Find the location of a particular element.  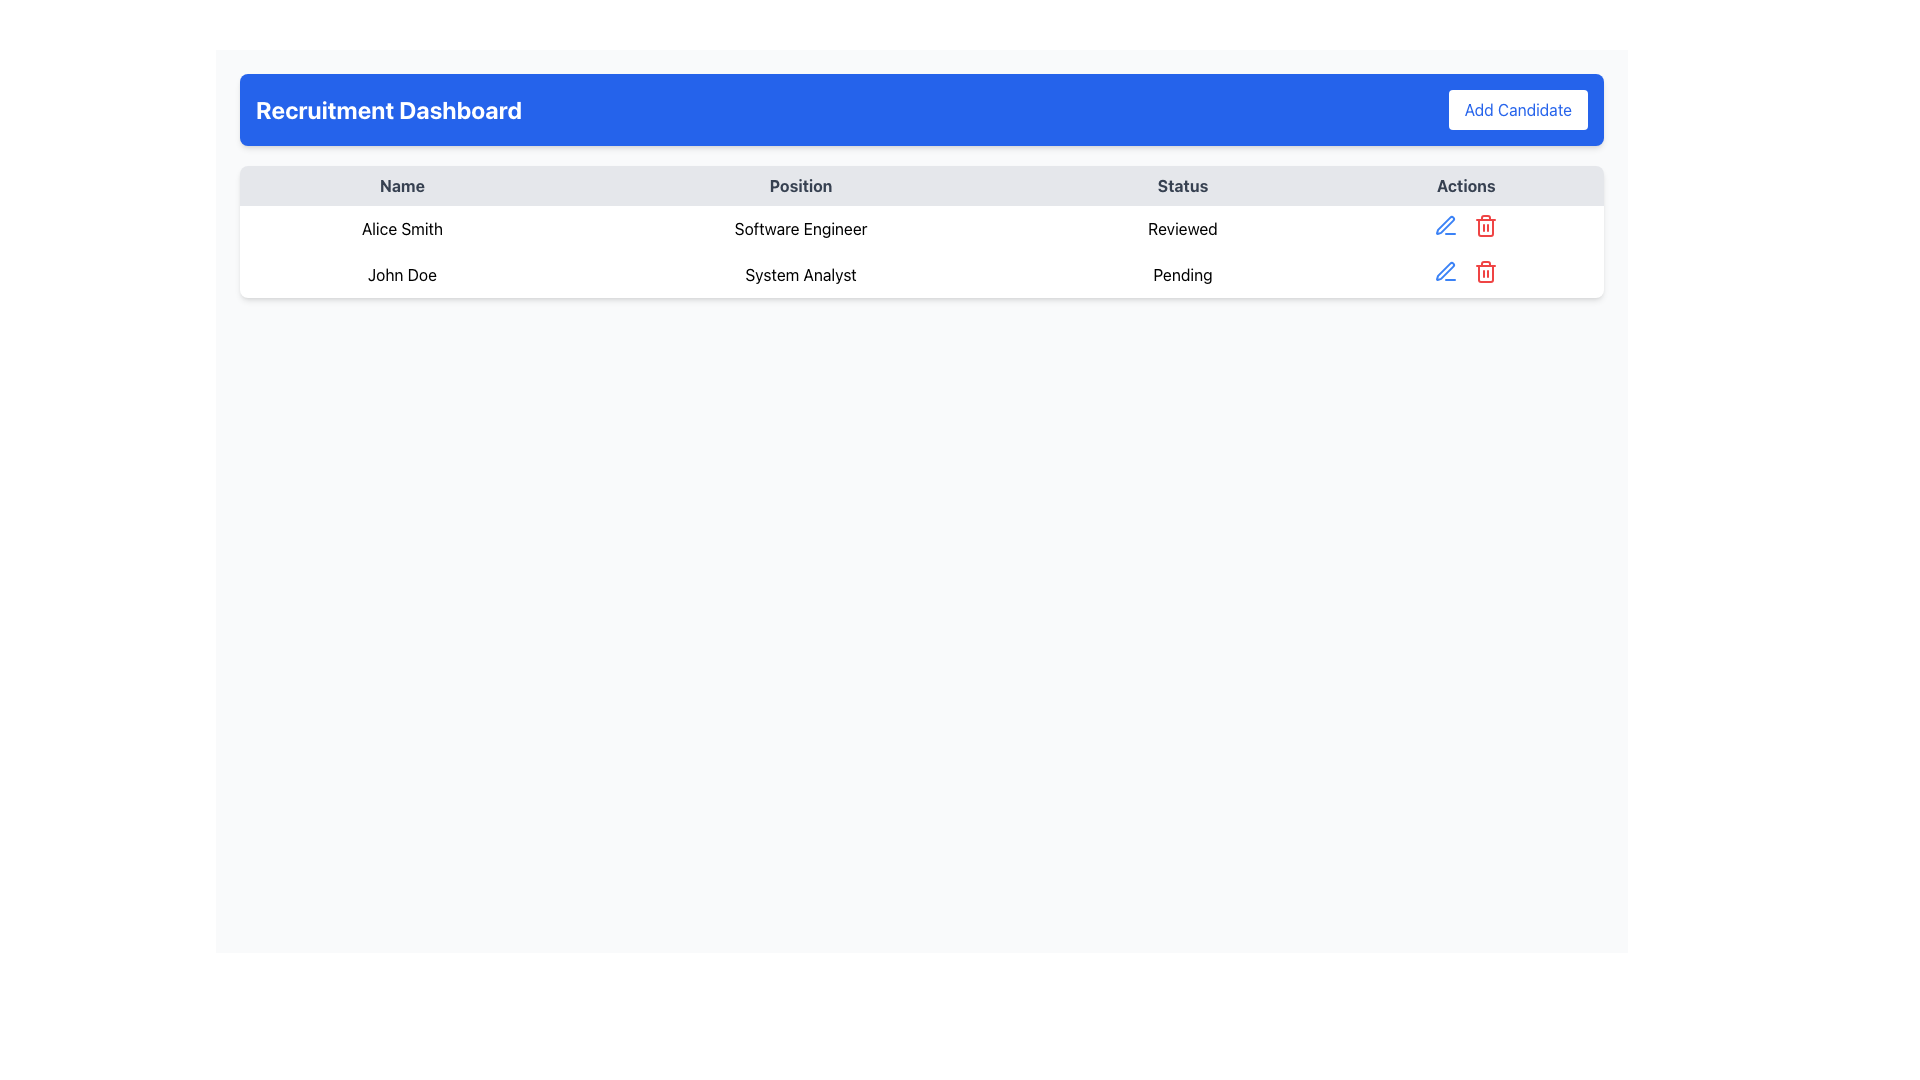

the 'Actions' text label, which is in bold, dark font and located in the top-right section of the table header row, next to the 'Status' column header is located at coordinates (1466, 185).